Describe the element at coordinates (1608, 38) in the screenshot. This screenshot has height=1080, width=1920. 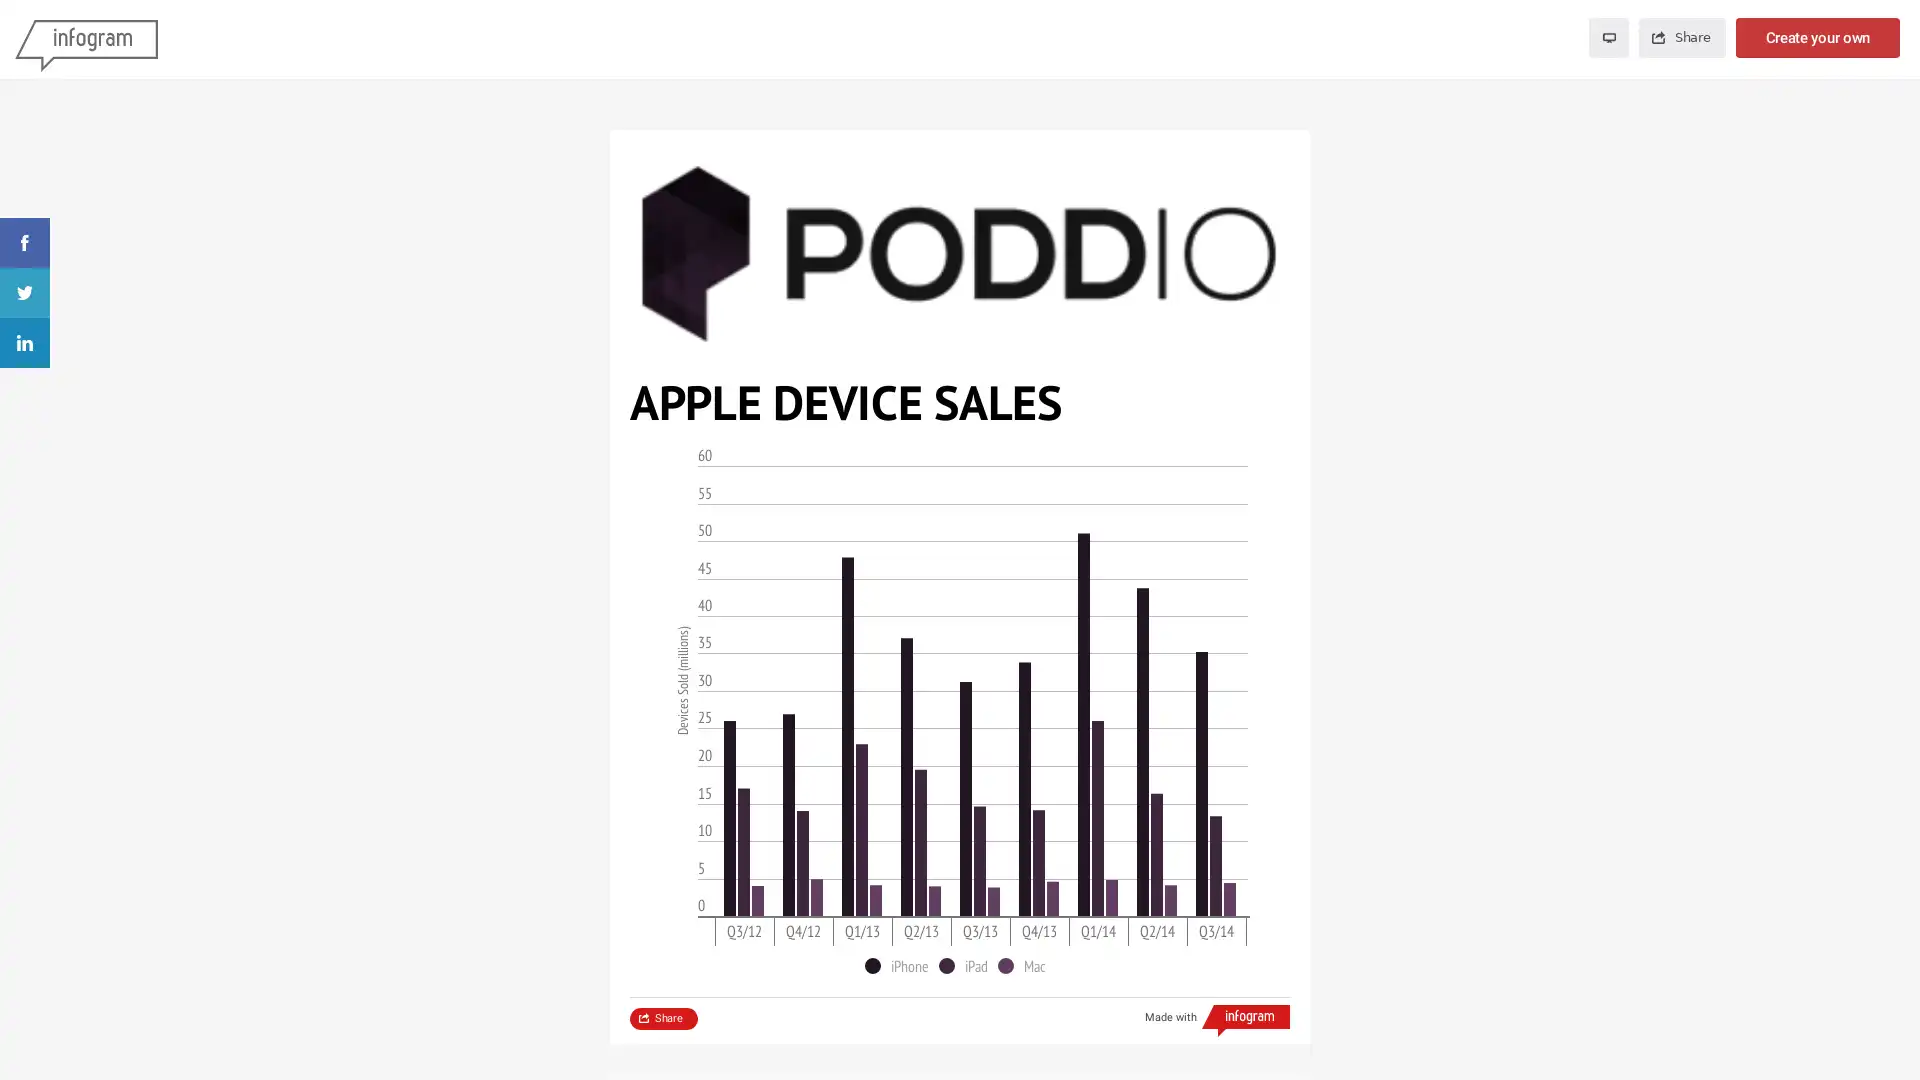
I see `Enter fullscreen` at that location.